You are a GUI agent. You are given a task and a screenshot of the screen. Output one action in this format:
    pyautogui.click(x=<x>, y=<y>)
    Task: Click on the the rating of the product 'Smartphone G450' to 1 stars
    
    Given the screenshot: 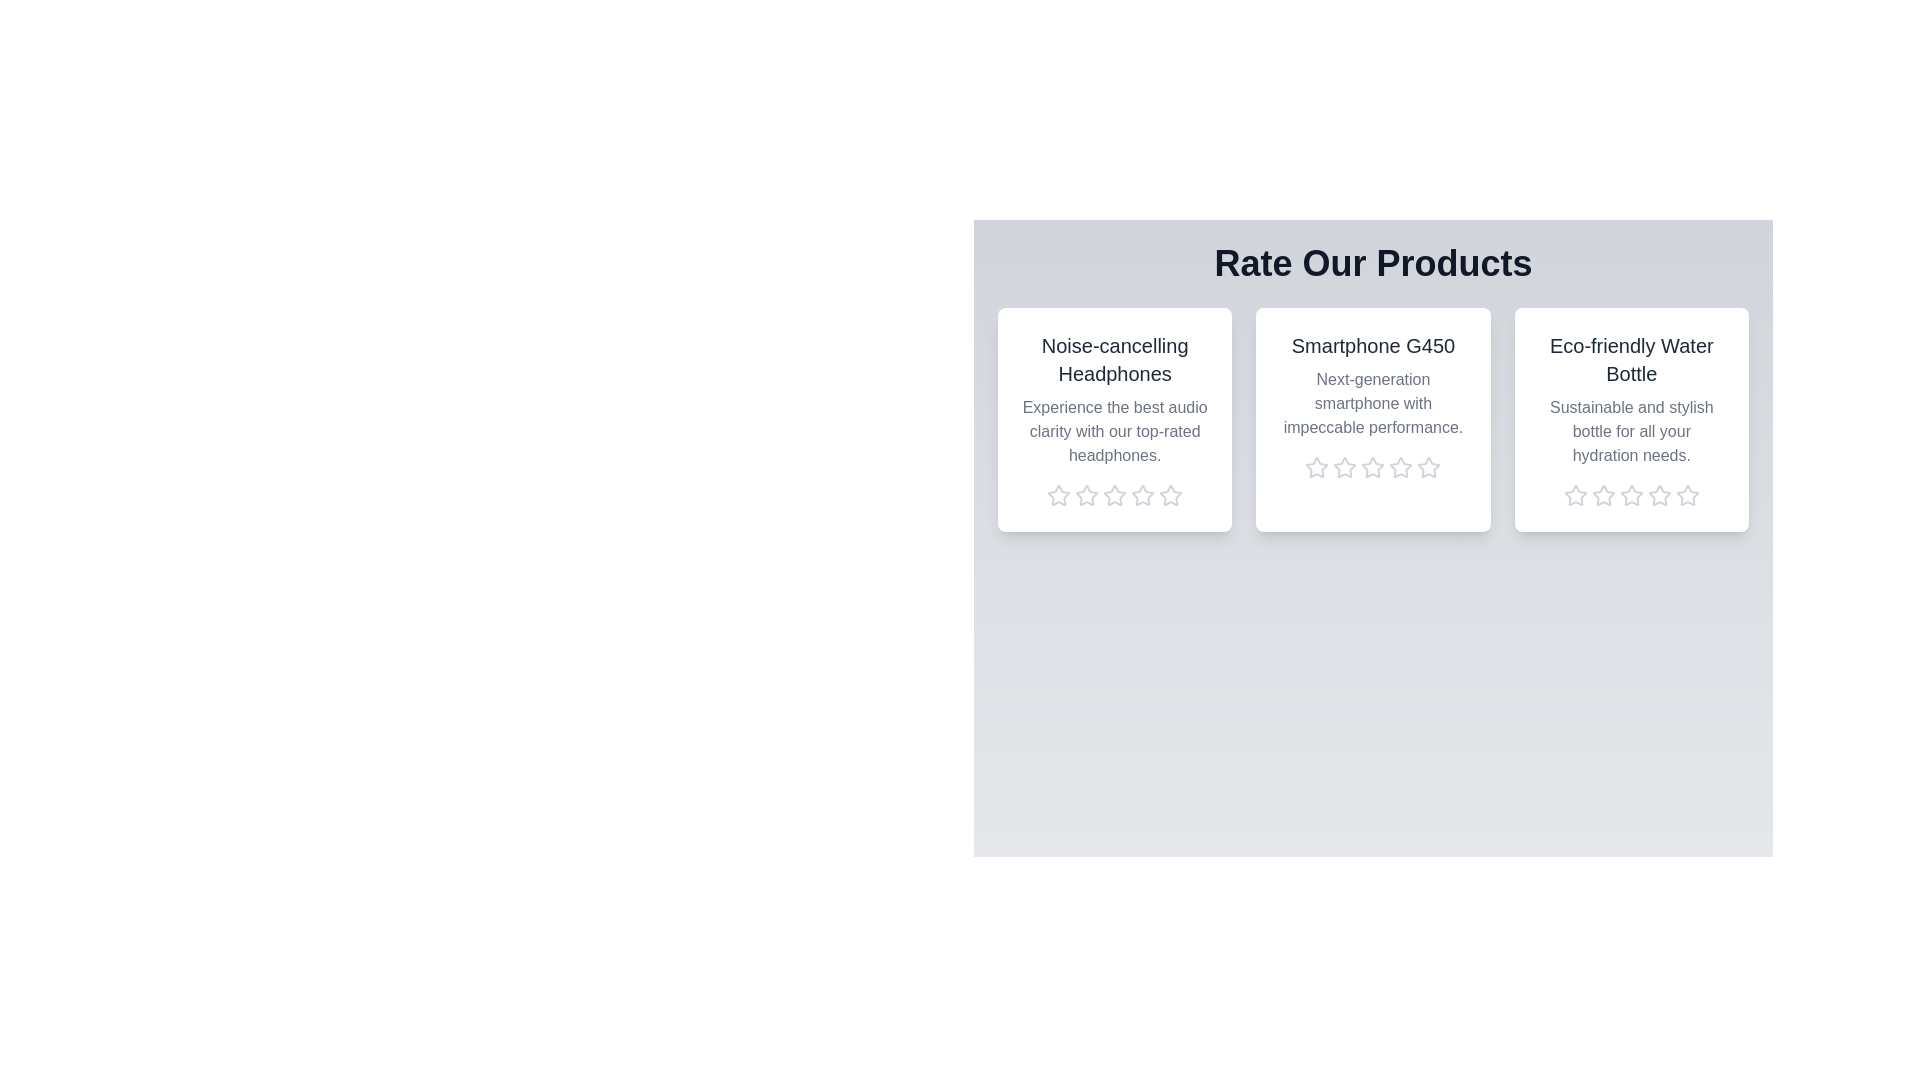 What is the action you would take?
    pyautogui.click(x=1316, y=467)
    